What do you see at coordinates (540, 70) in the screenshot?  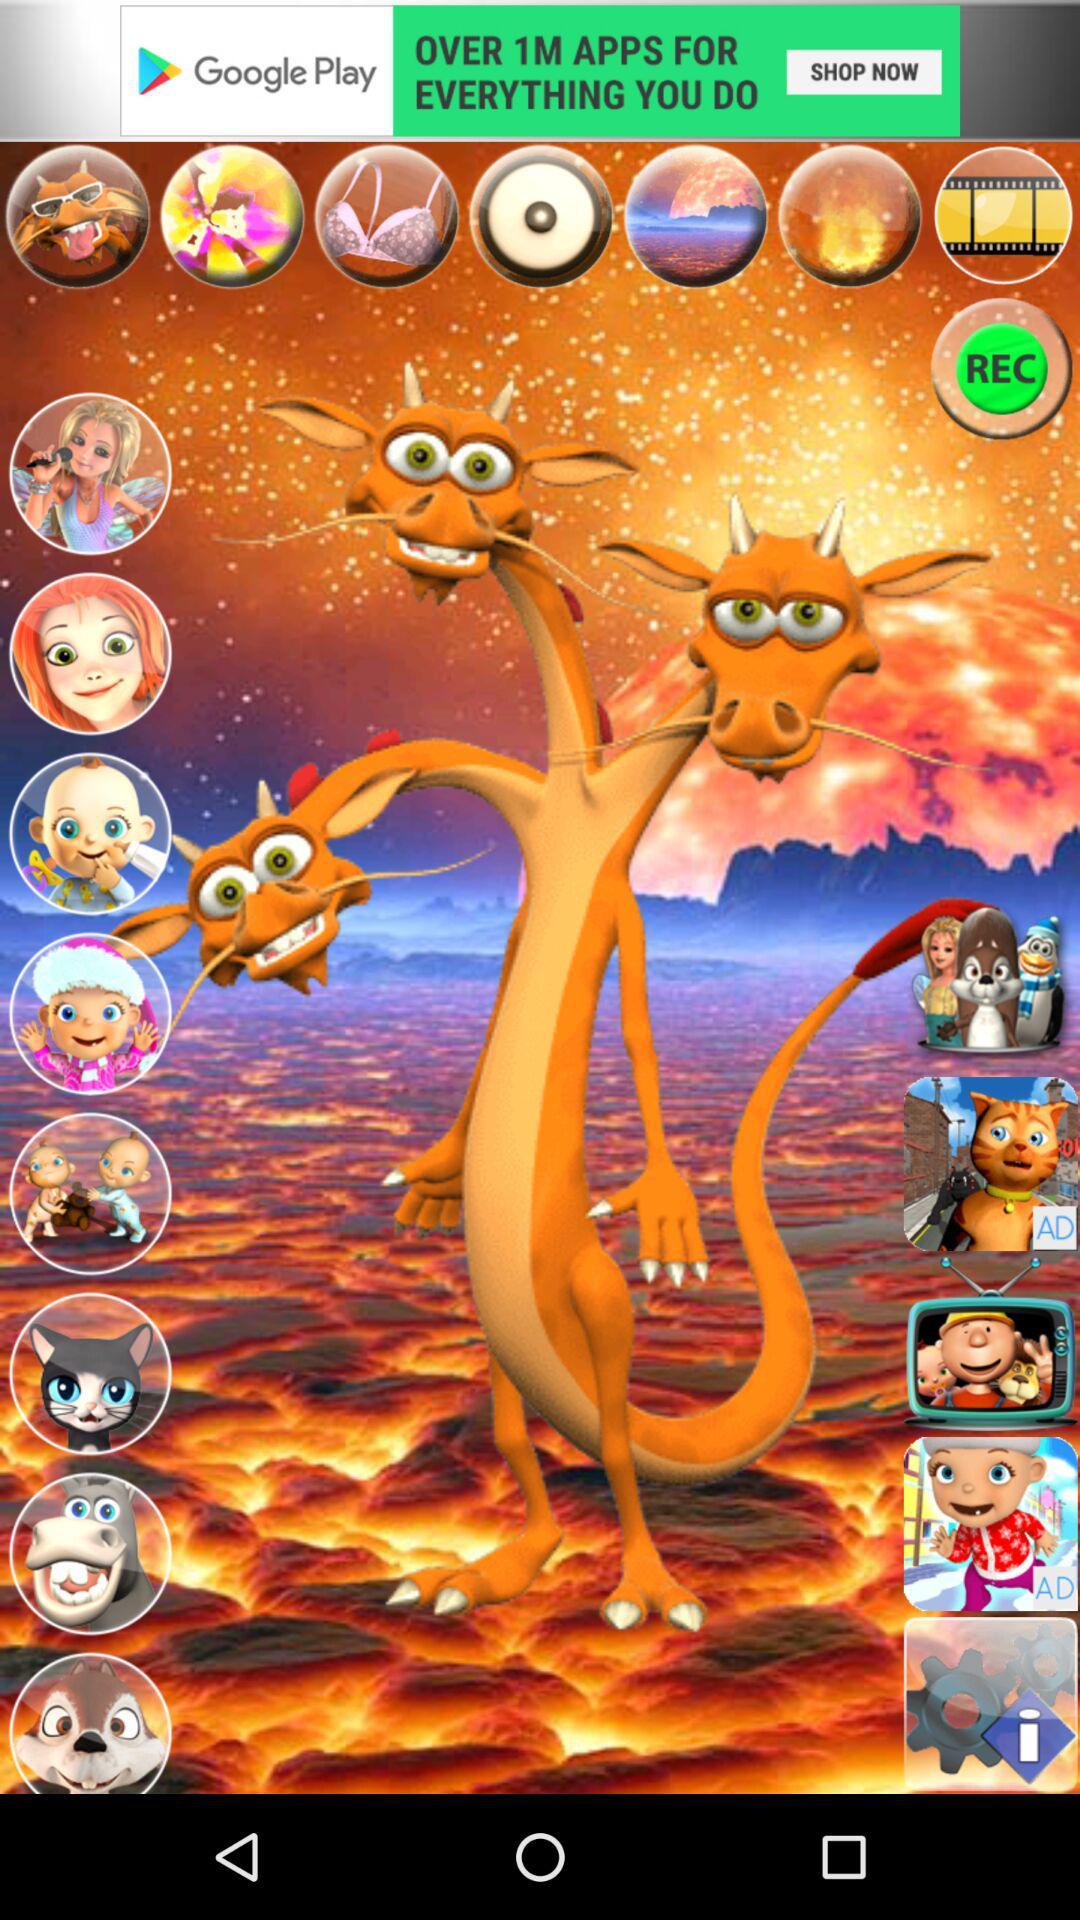 I see `open advertisement` at bounding box center [540, 70].